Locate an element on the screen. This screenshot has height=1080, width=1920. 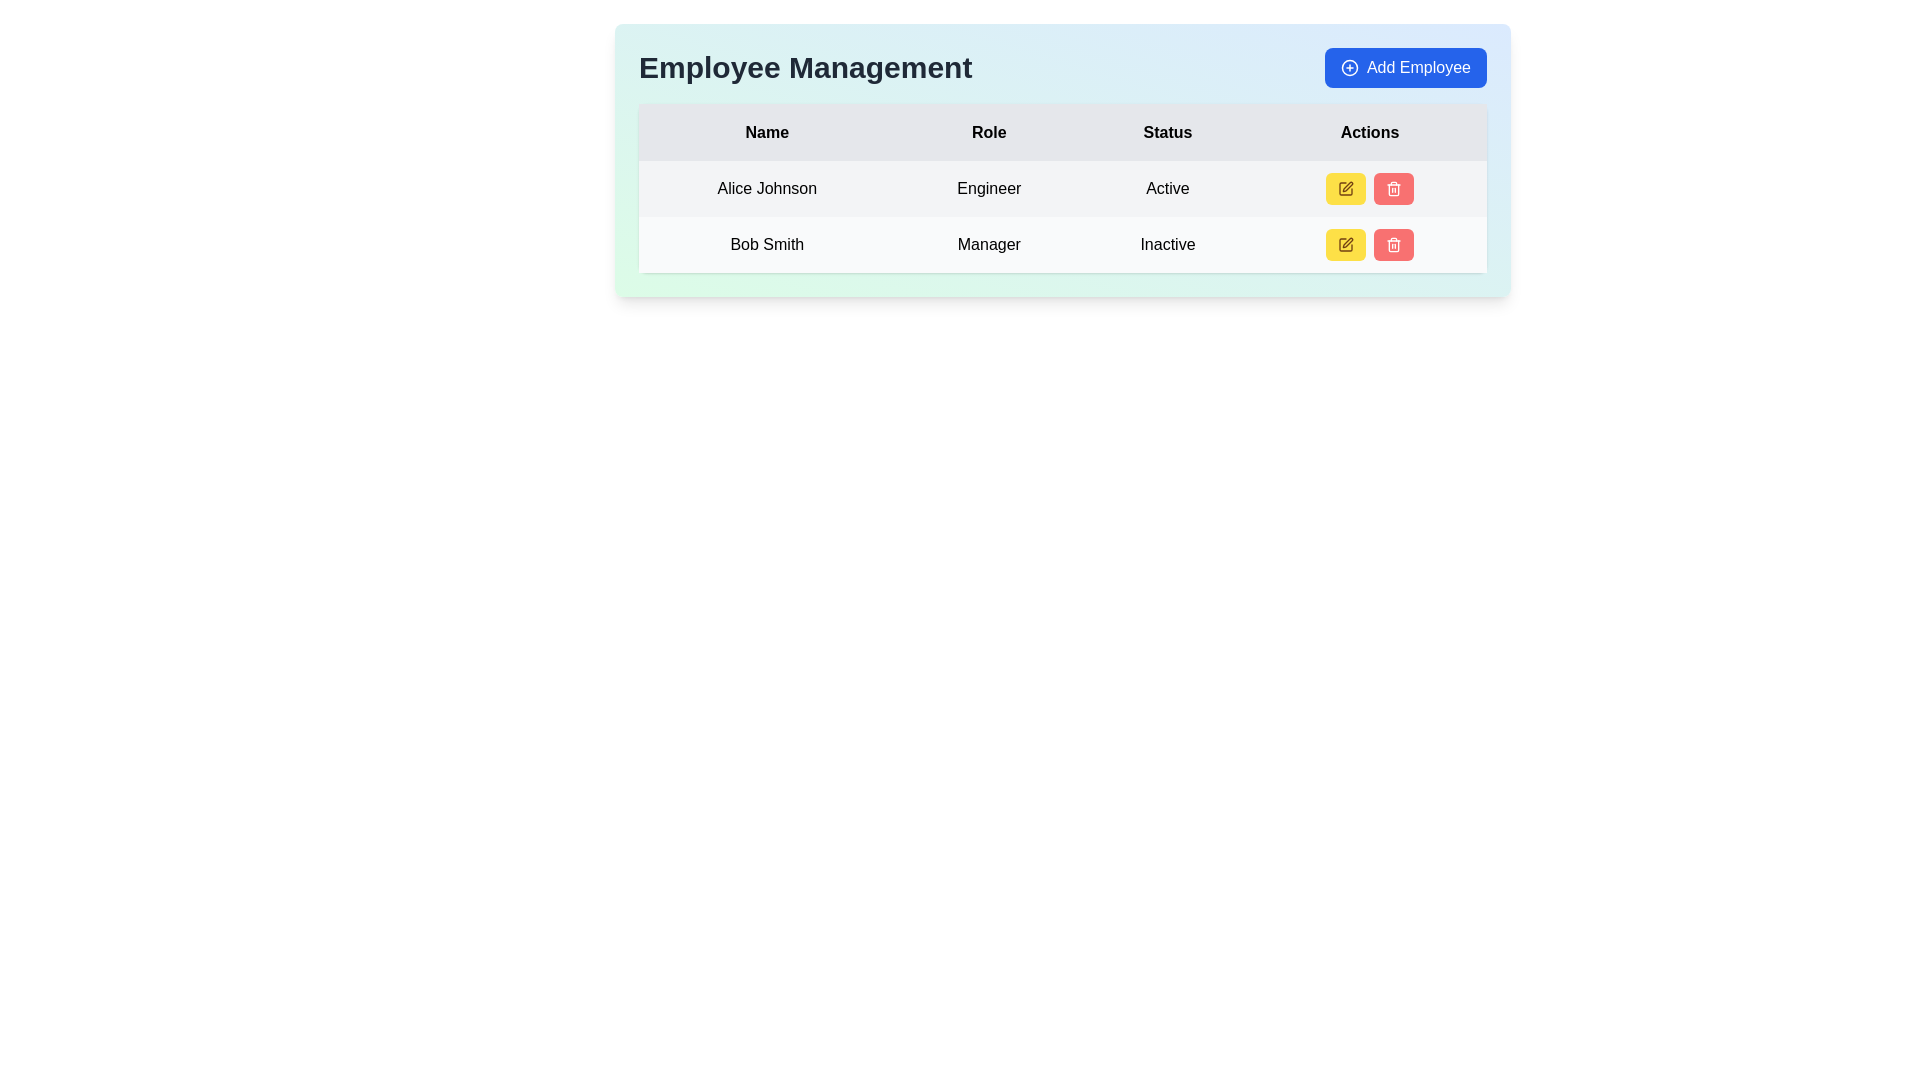
the rectangular red button featuring a trash can icon, located in the 'Actions' column of the second row in the table is located at coordinates (1392, 244).